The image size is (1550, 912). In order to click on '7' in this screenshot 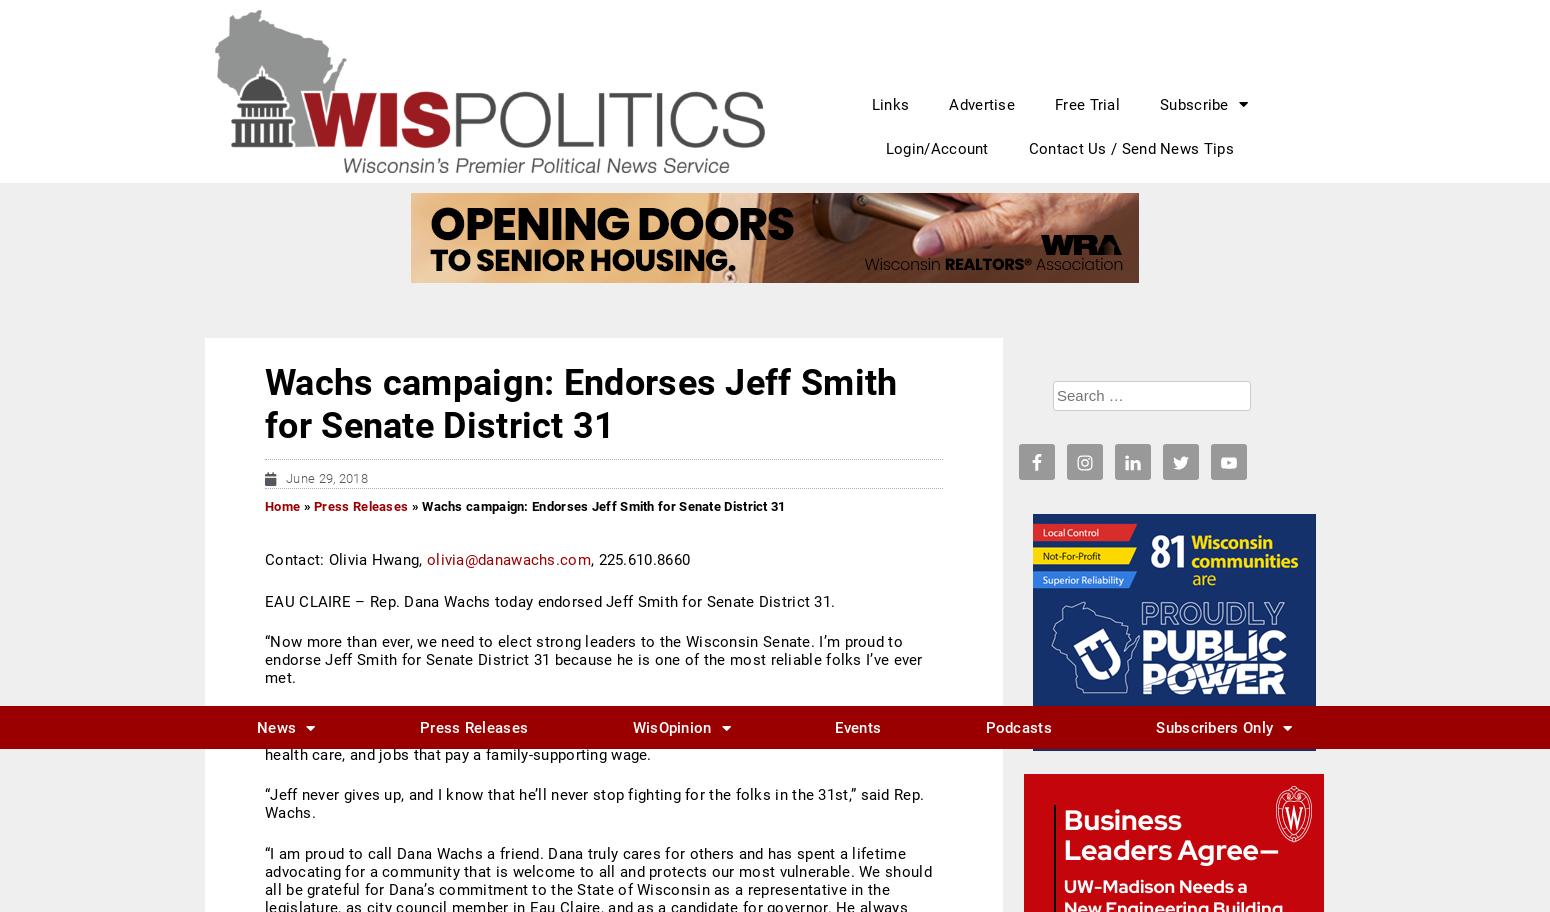, I will do `click(1038, 602)`.